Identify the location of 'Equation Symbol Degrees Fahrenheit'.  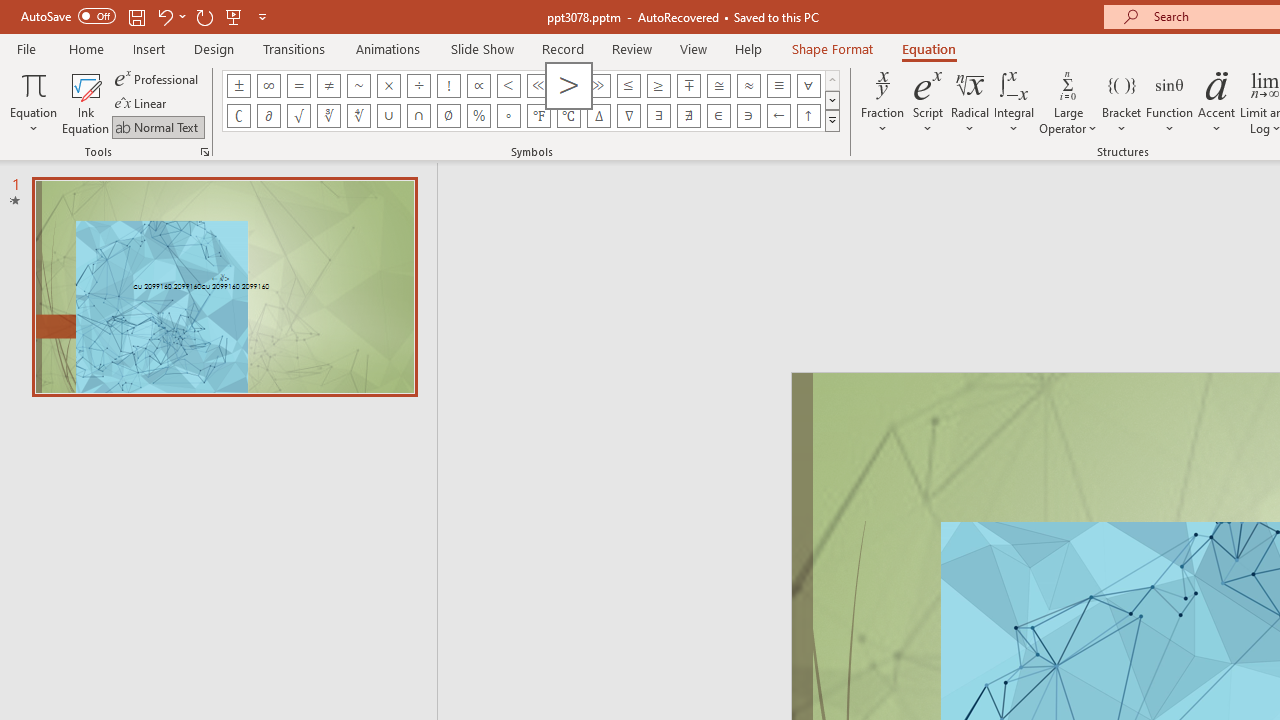
(538, 115).